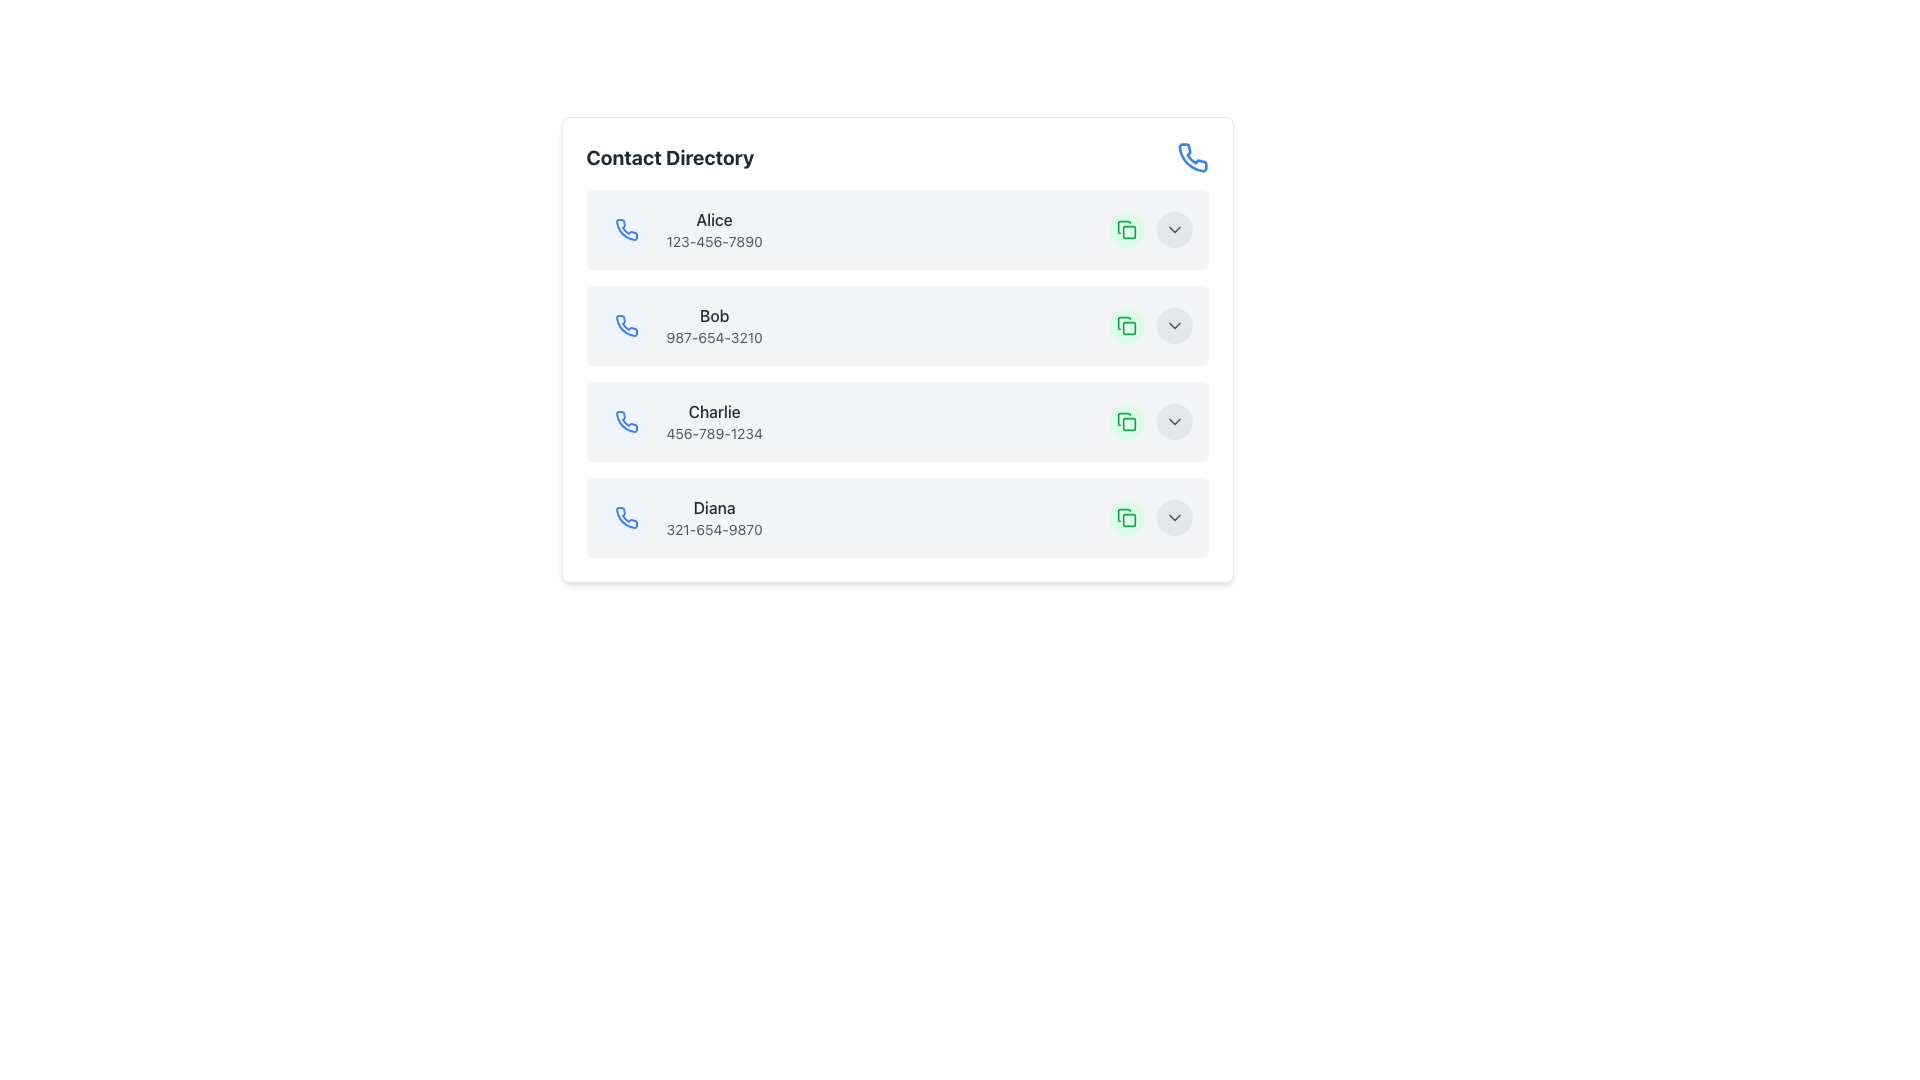  I want to click on the dropdown menu button for the 'Charlie' contact located at the far-right edge of the third contact card, so click(1150, 420).